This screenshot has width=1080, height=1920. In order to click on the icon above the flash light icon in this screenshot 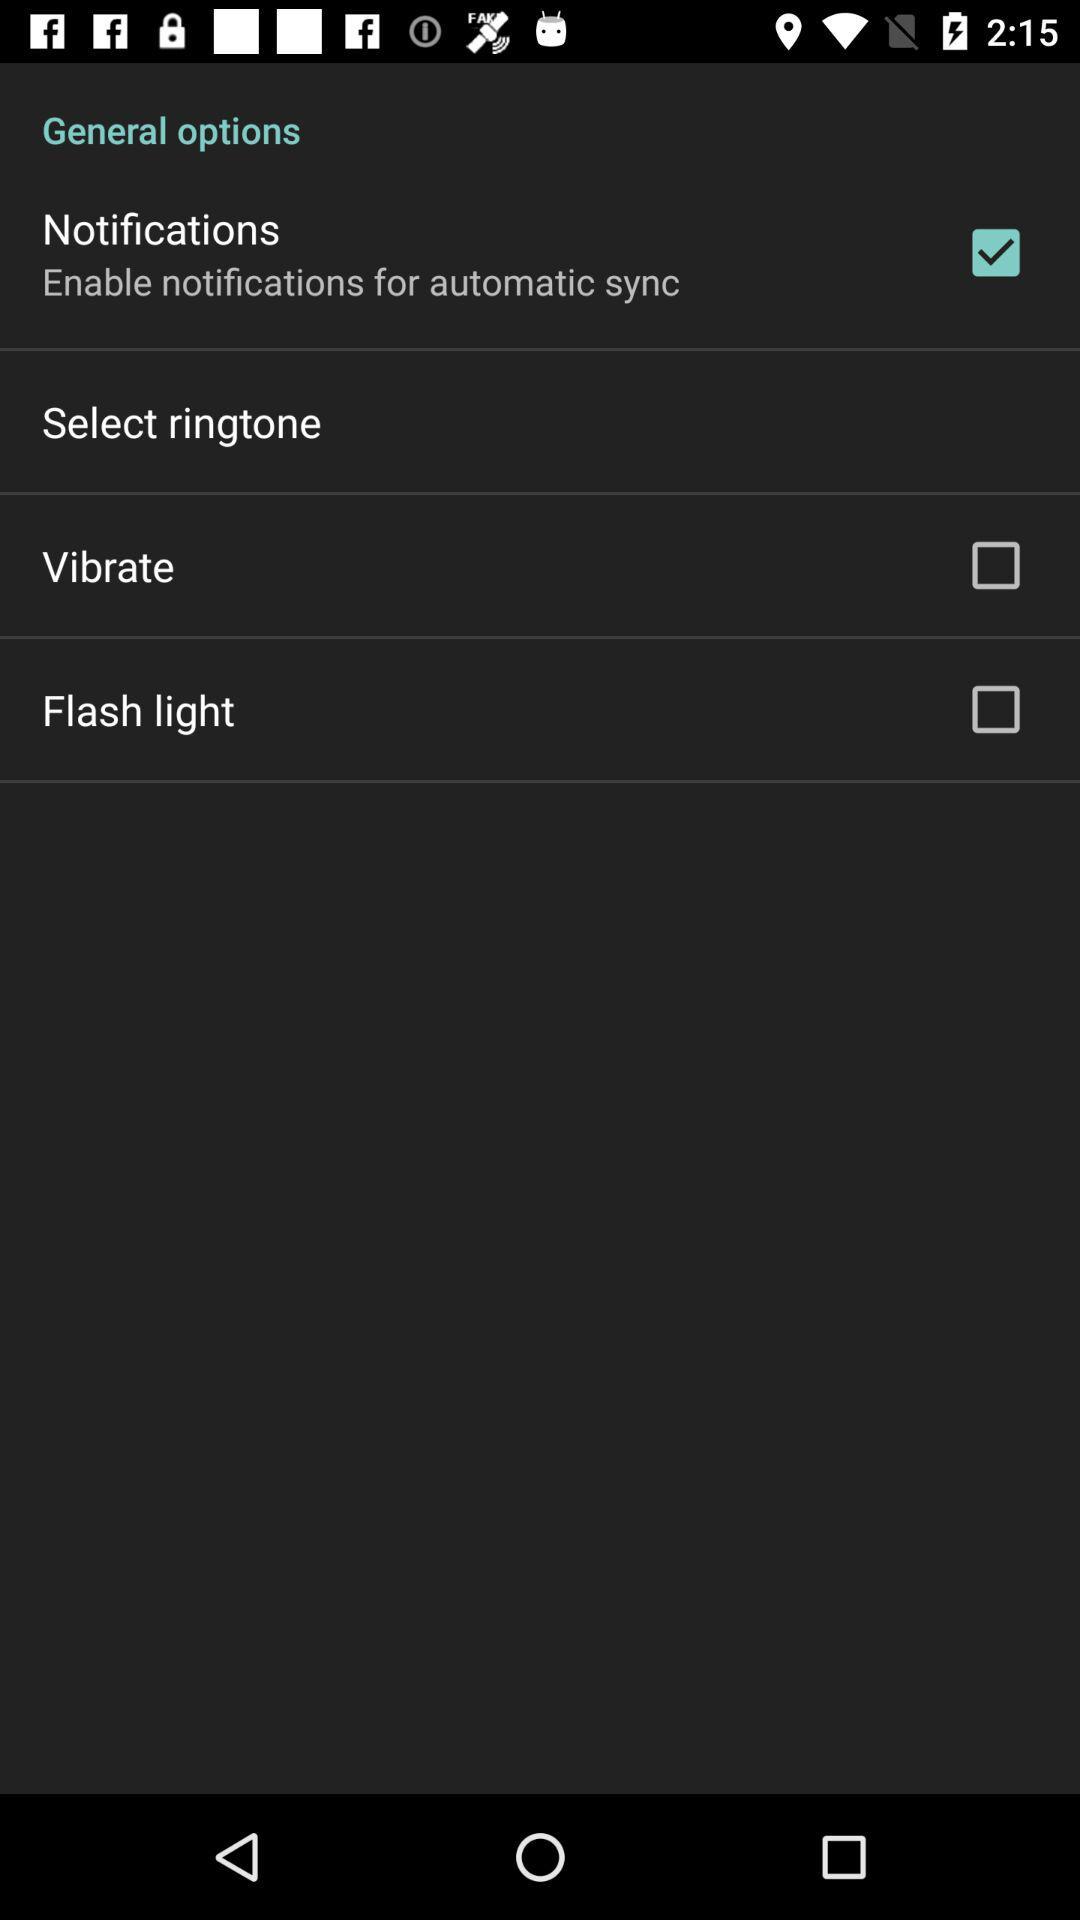, I will do `click(108, 564)`.